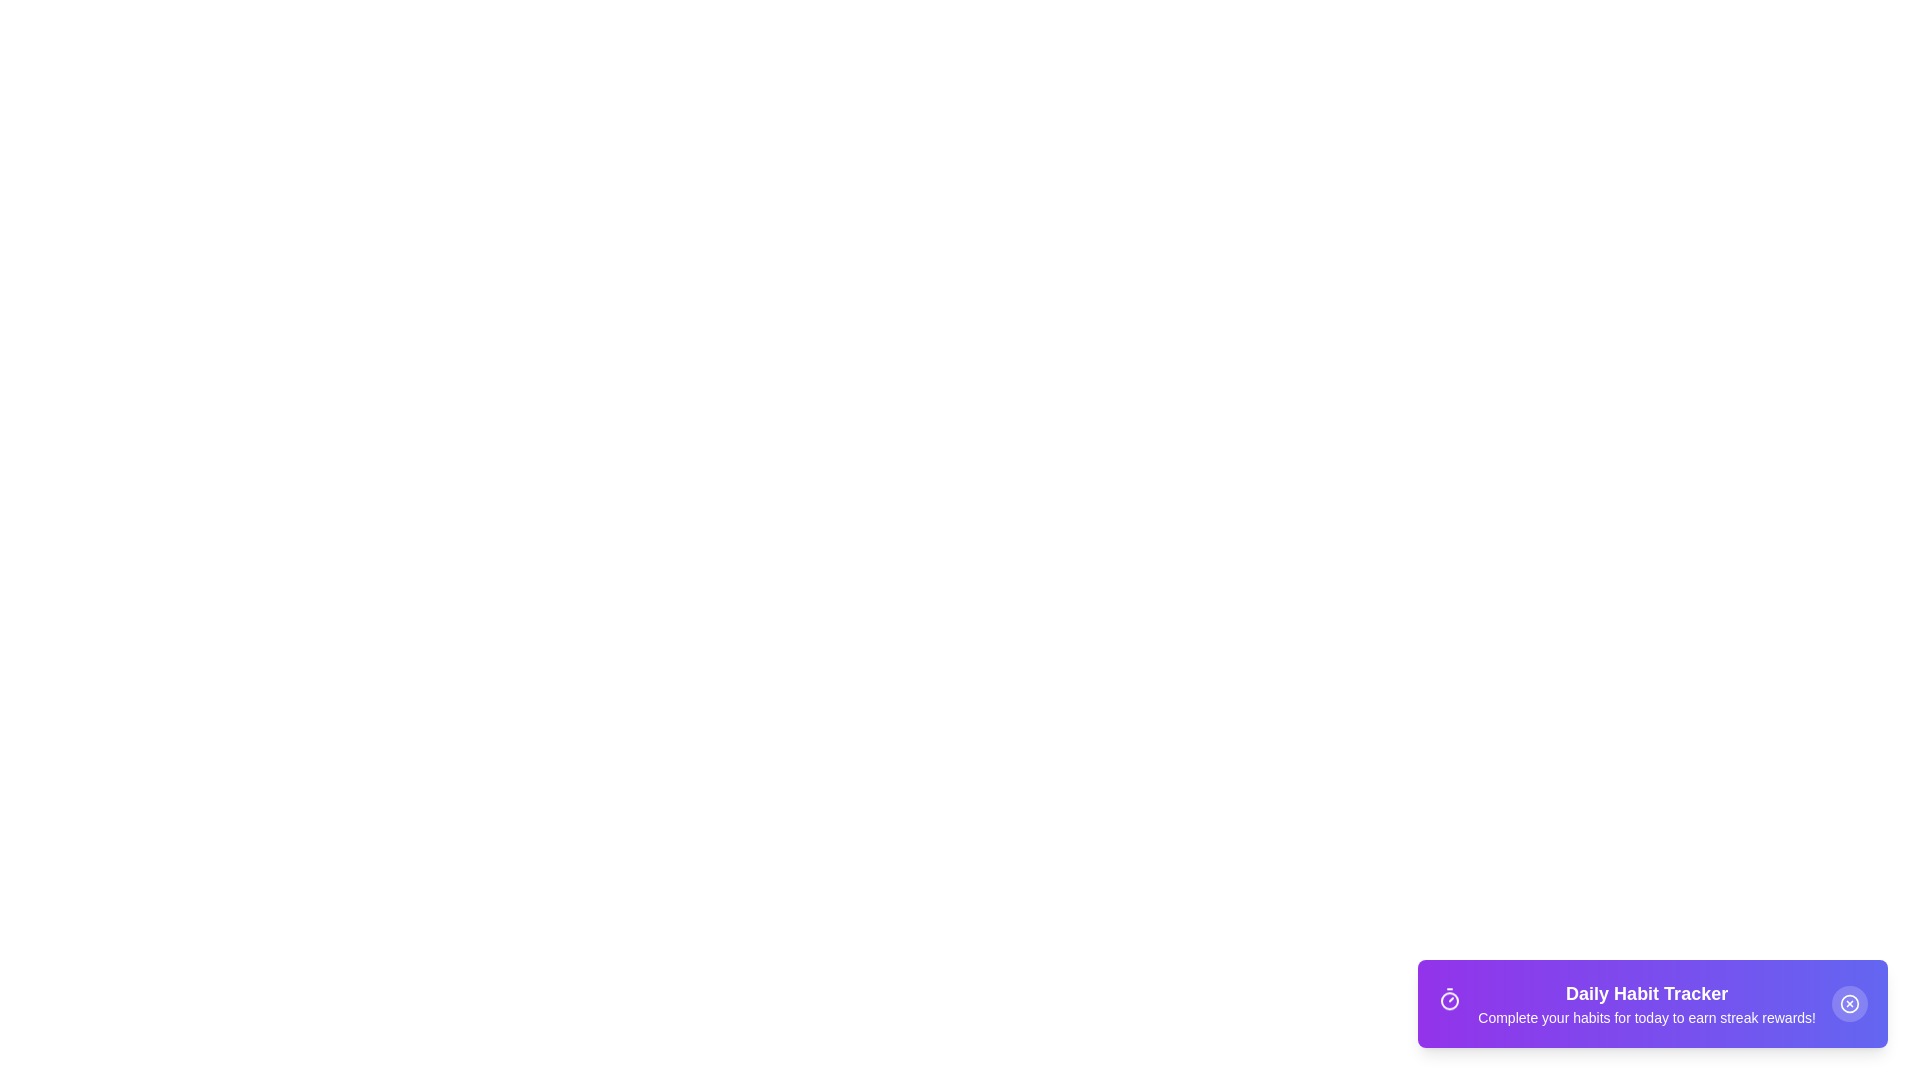 Image resolution: width=1920 pixels, height=1080 pixels. Describe the element at coordinates (1449, 1002) in the screenshot. I see `the decorative icon to interact with it` at that location.